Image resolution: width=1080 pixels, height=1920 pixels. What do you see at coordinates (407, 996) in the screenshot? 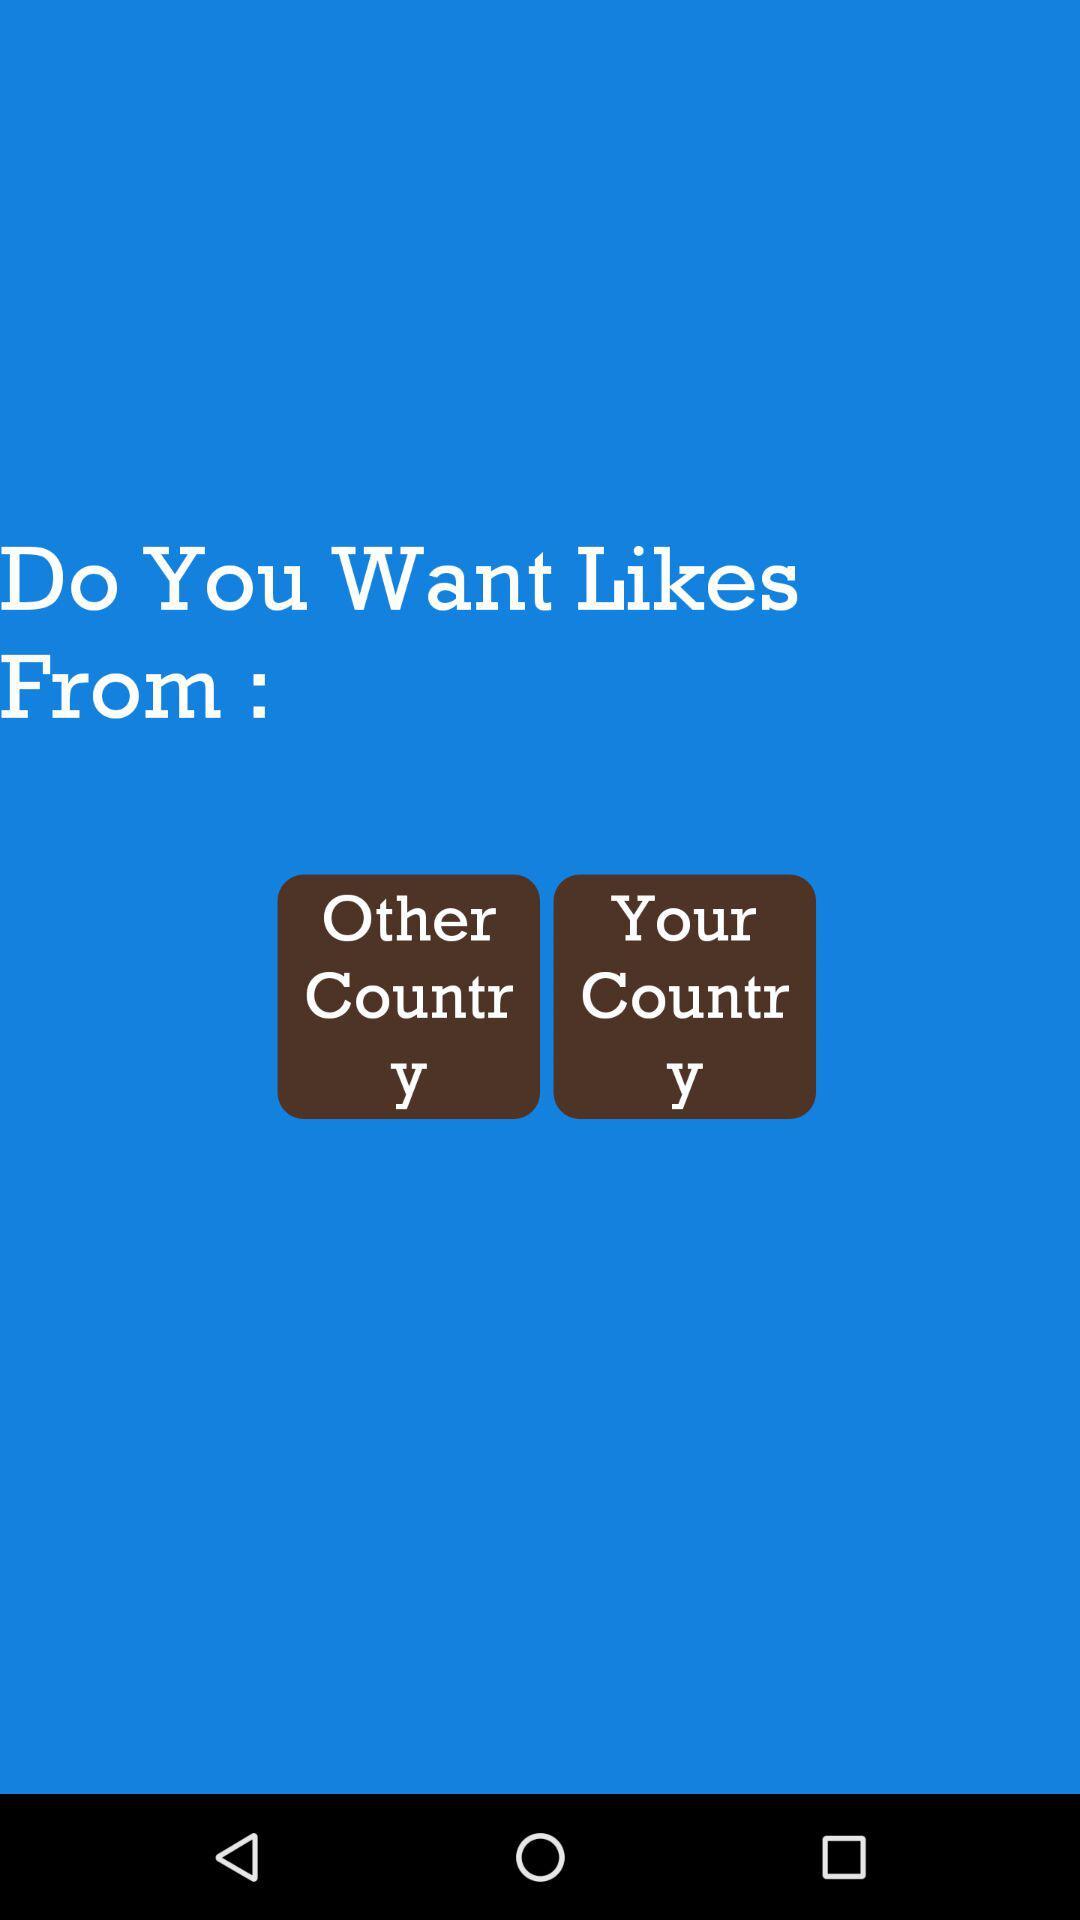
I see `the icon next to the your country button` at bounding box center [407, 996].